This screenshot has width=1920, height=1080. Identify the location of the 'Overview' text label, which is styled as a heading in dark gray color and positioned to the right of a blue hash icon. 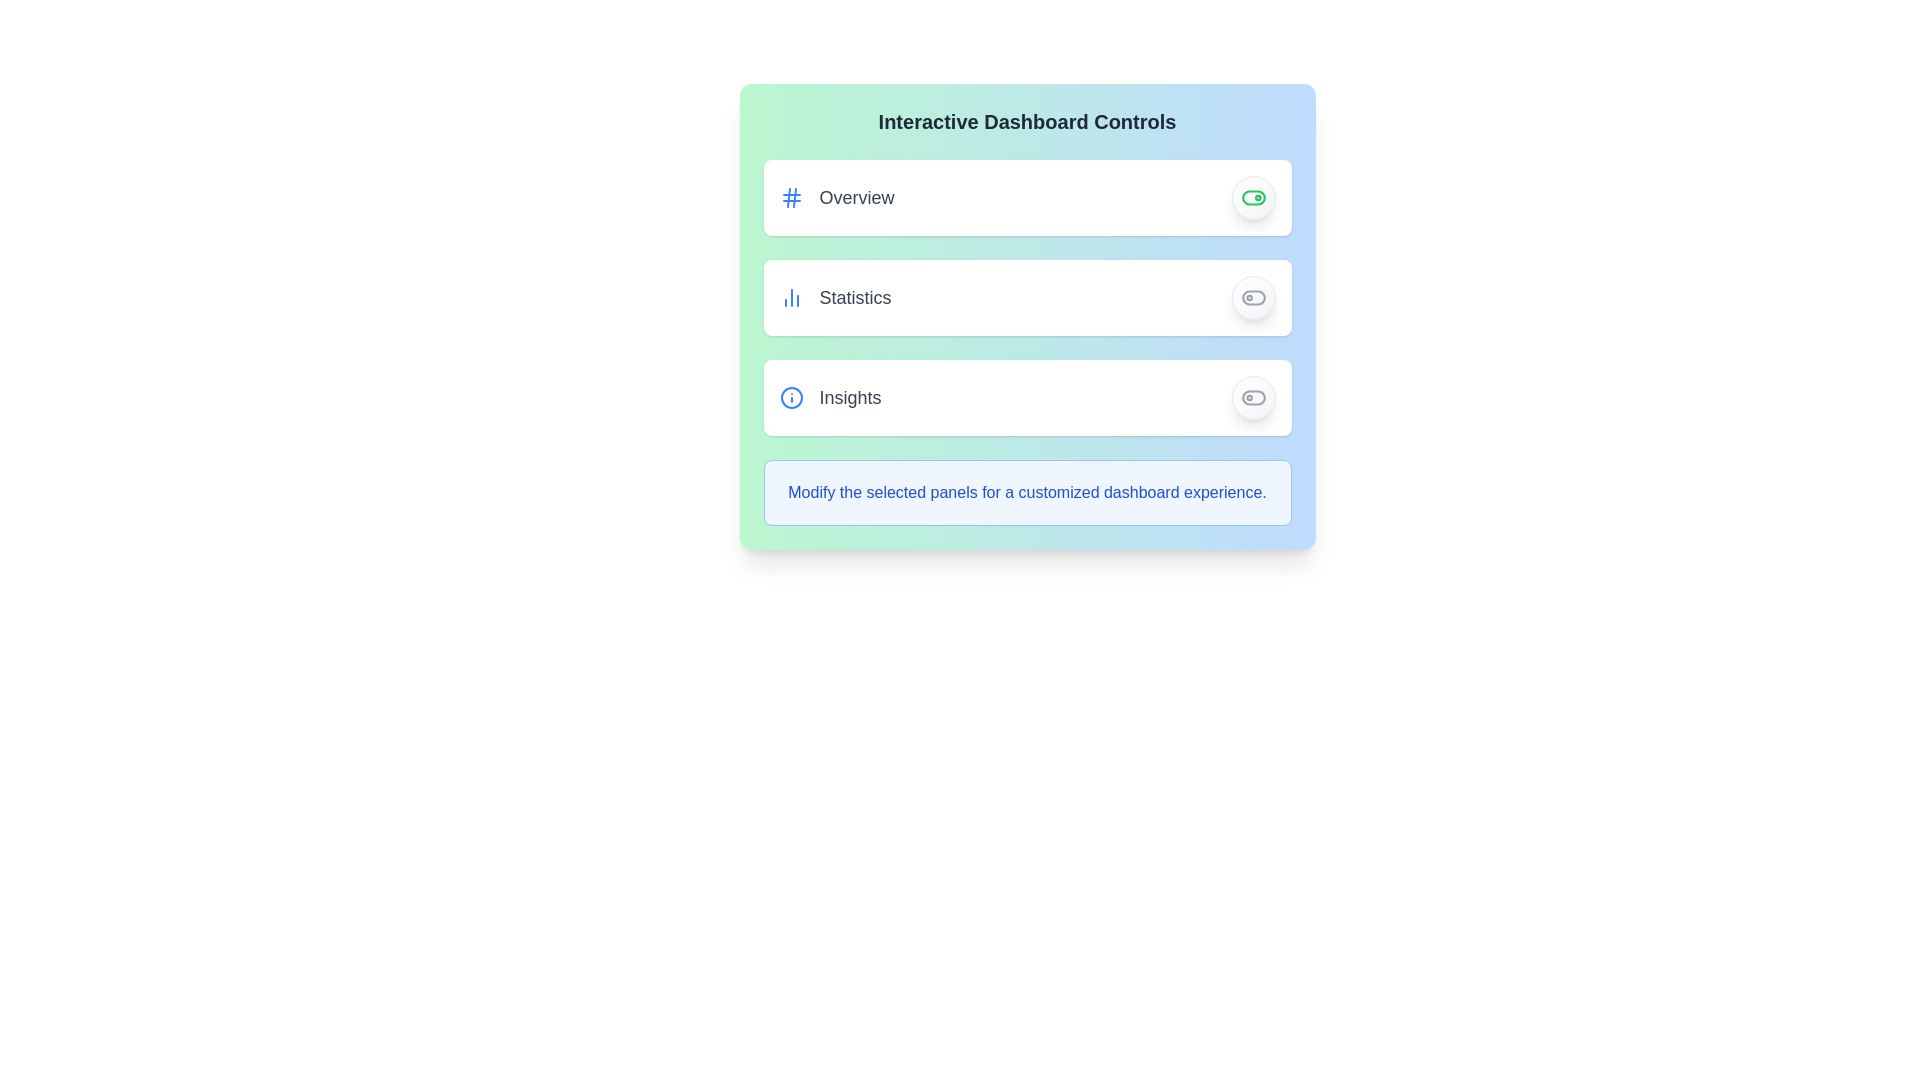
(857, 197).